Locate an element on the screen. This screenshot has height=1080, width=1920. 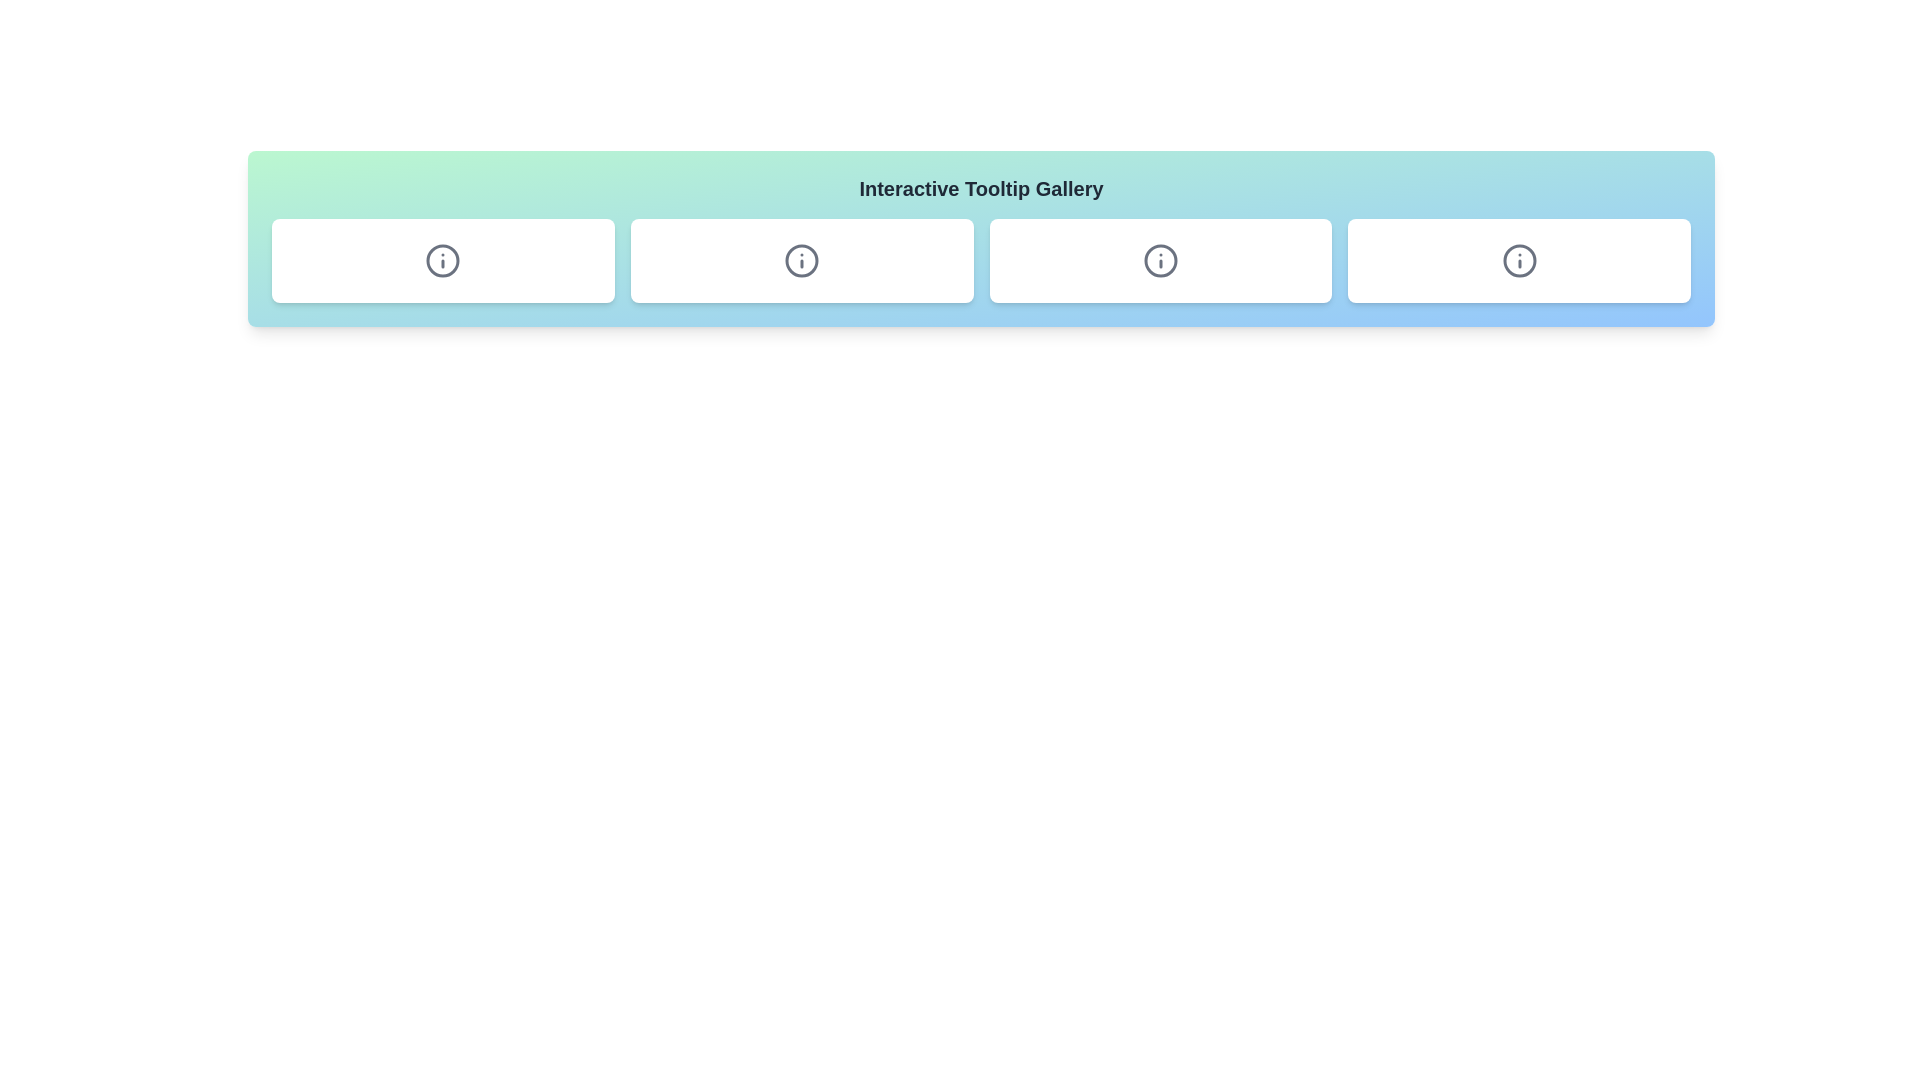
the 'info' icon, which is a gray circle with a letter 'i' inside, located in the middle-left of the second box in a set of four boxes is located at coordinates (442, 260).